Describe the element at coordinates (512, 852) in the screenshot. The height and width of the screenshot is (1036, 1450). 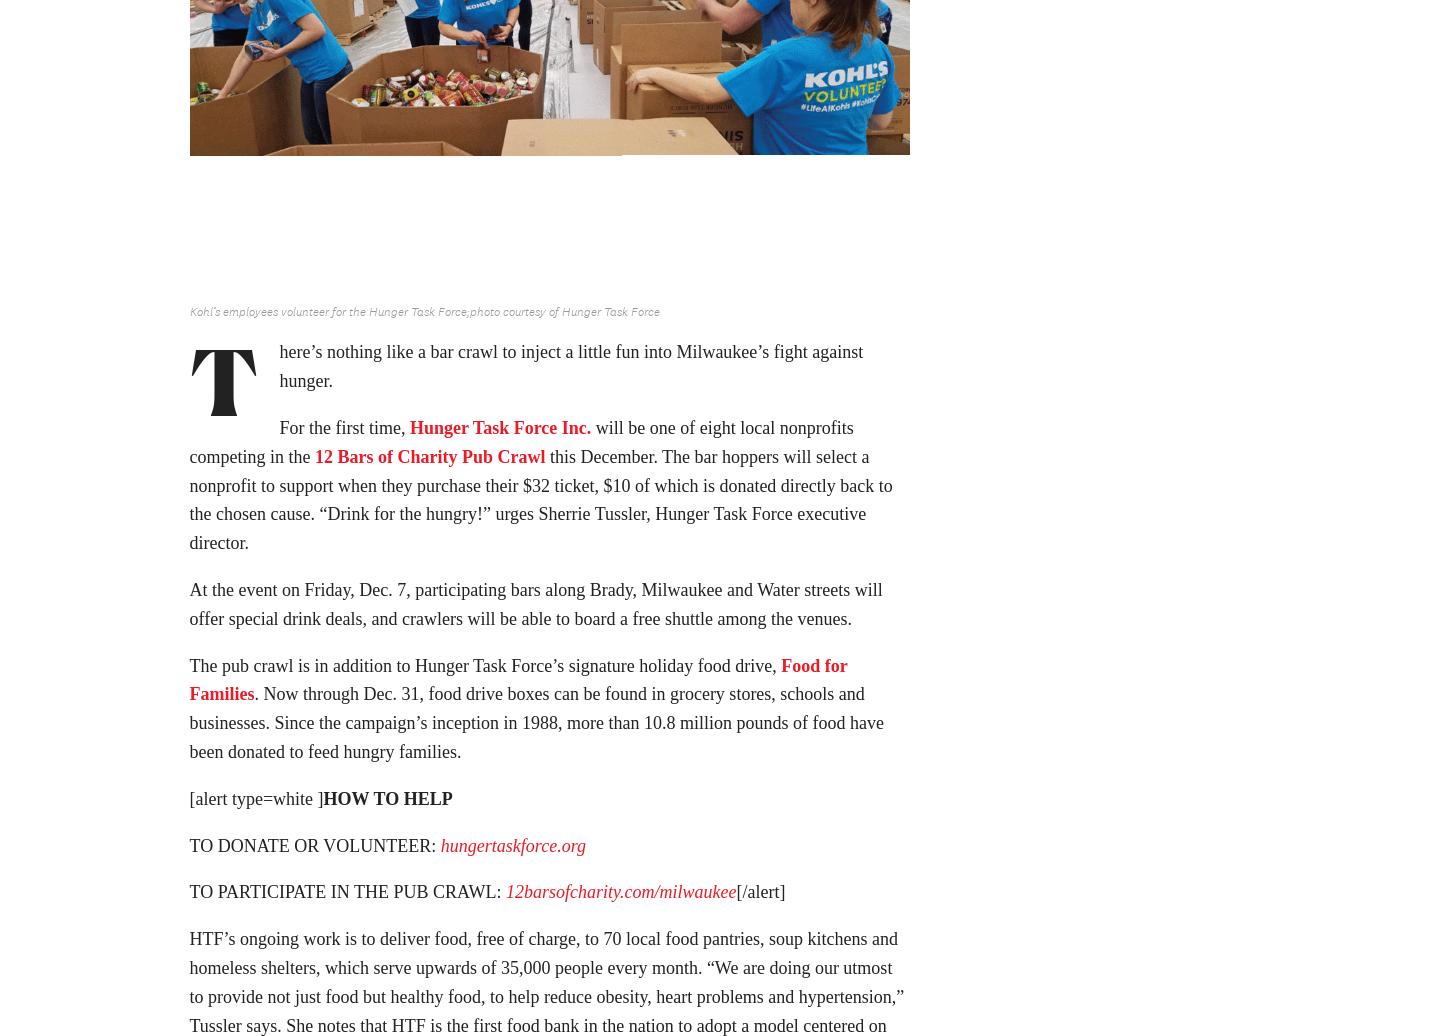
I see `'hungertaskforce.org'` at that location.